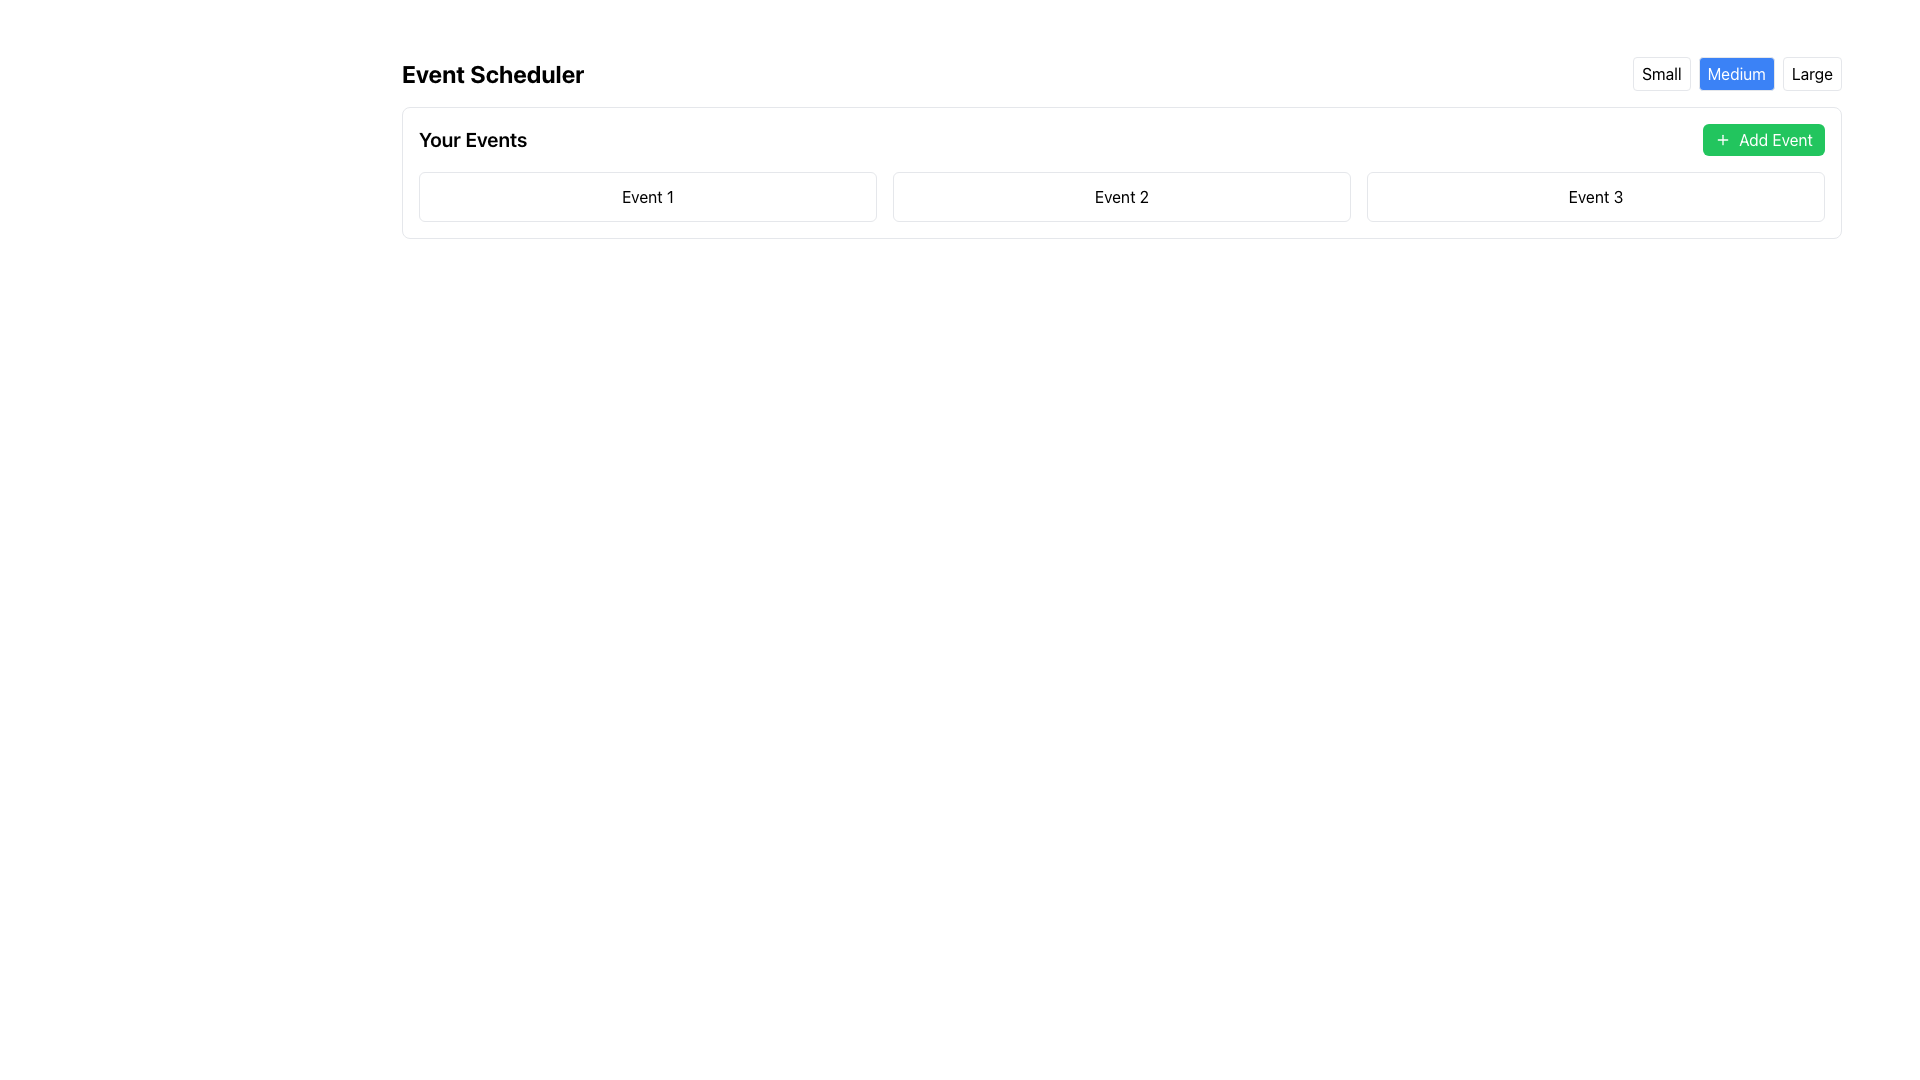  Describe the element at coordinates (1764, 138) in the screenshot. I see `the 'Add Event' button located at the top-right of the 'Your Events' section` at that location.